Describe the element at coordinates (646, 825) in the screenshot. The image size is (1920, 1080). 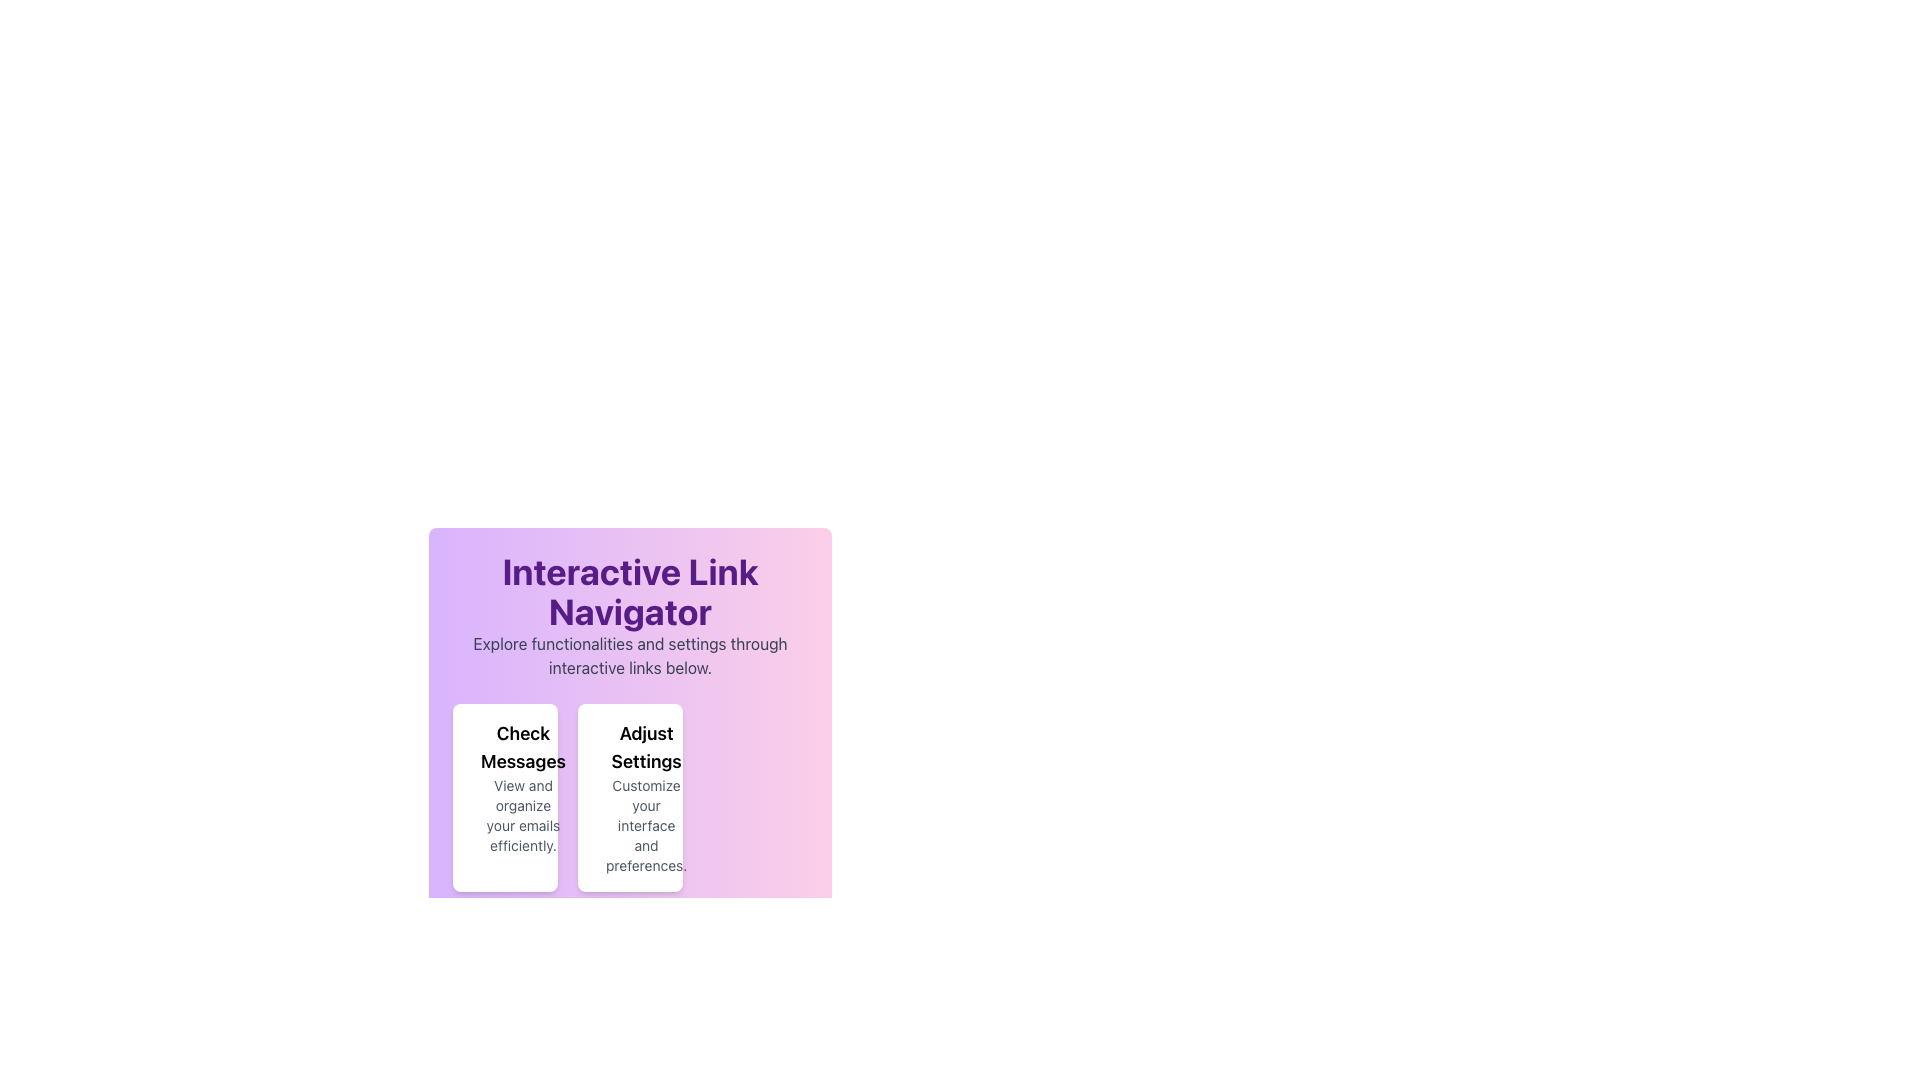
I see `the descriptive Text Label that clarifies the purpose of the 'Adjust Settings' option, located beneath the heading 'Adjust Settings'` at that location.